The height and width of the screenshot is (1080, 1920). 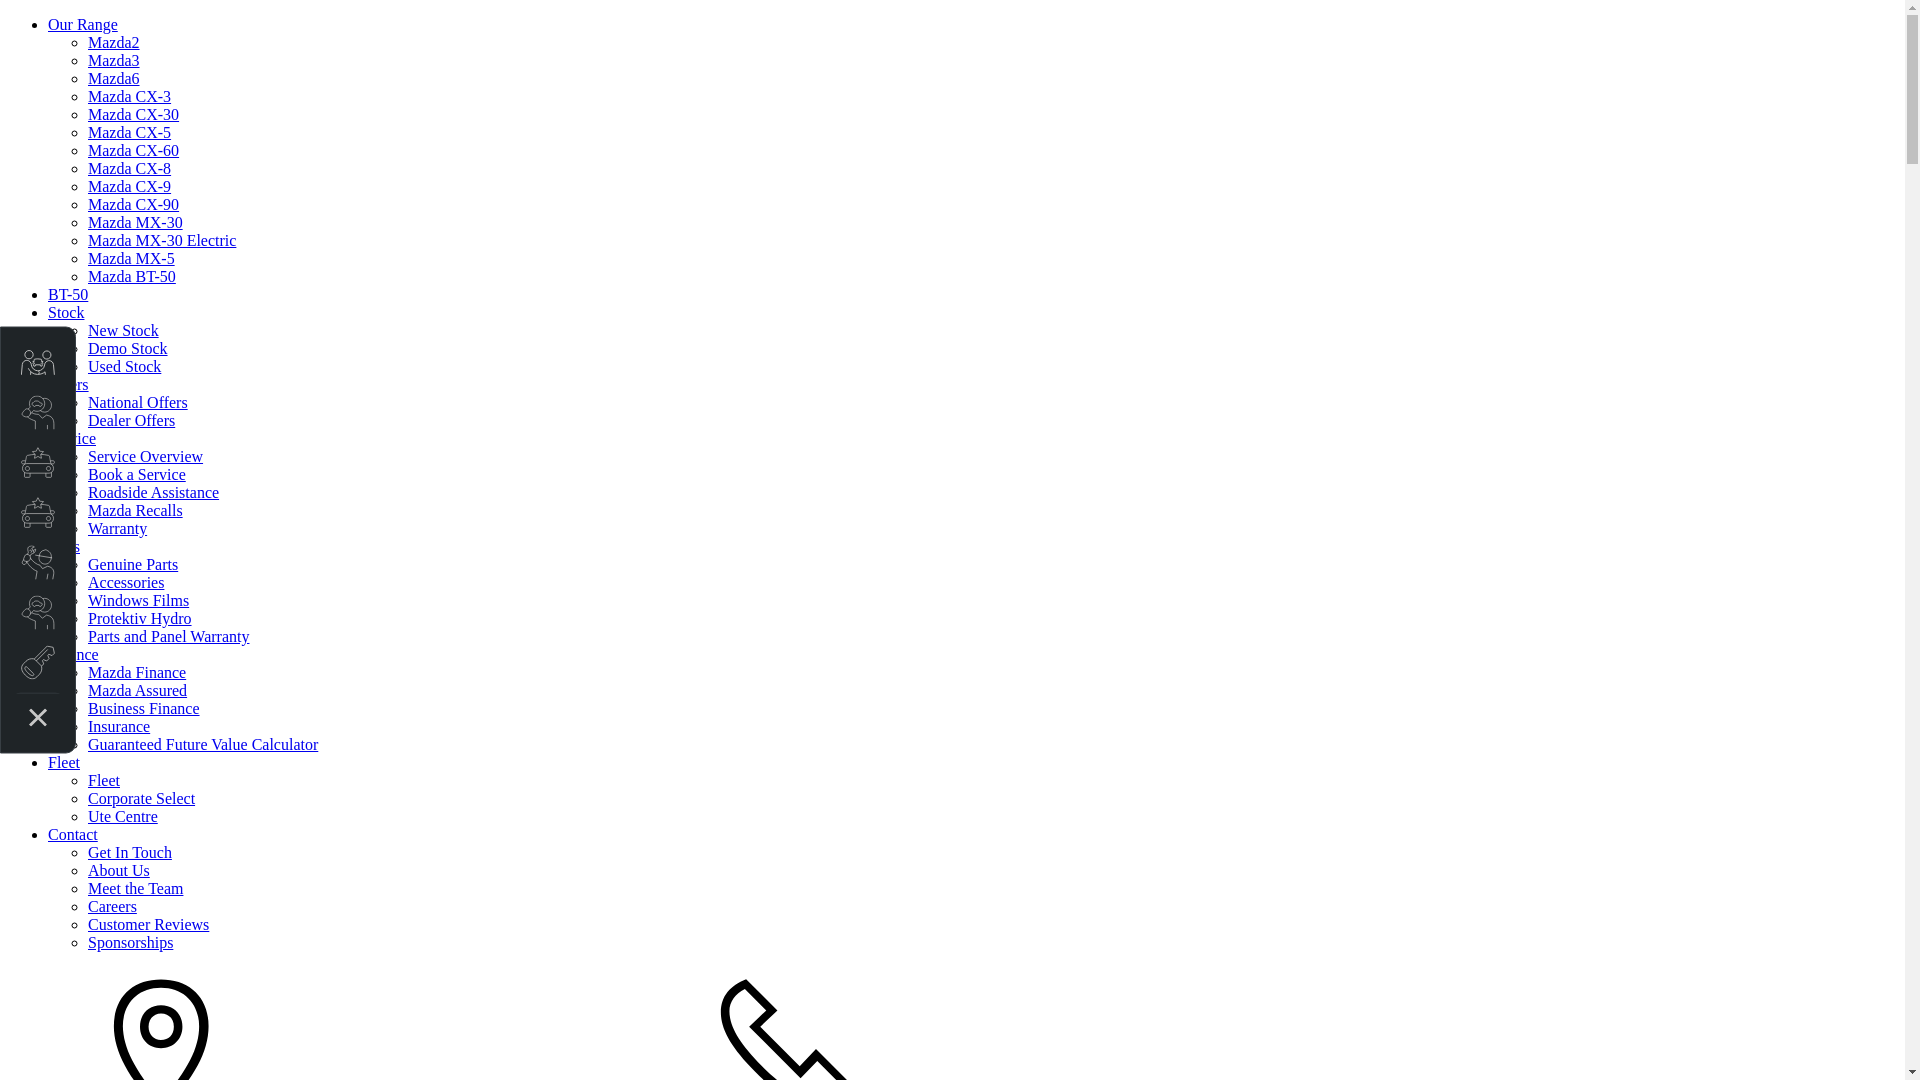 What do you see at coordinates (134, 509) in the screenshot?
I see `'Mazda Recalls'` at bounding box center [134, 509].